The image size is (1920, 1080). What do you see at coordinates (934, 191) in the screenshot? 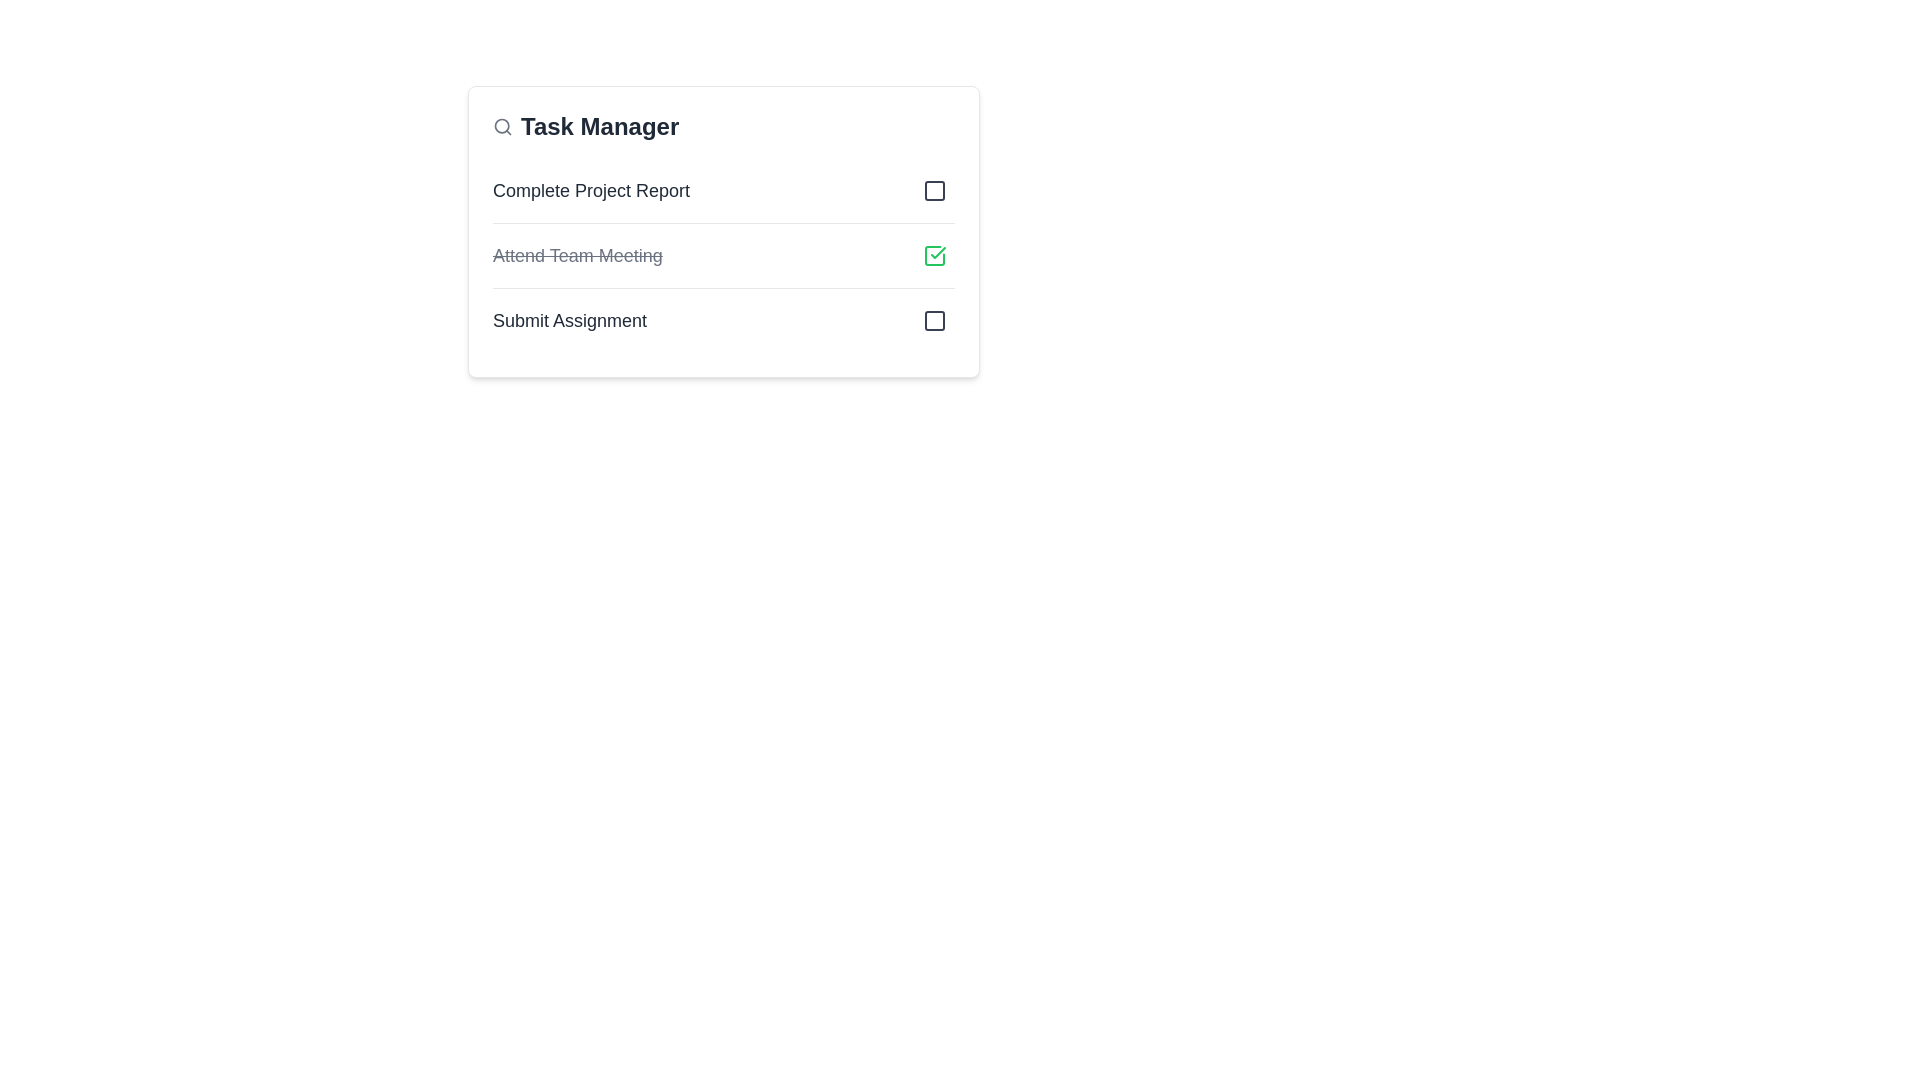
I see `the toggle button for the task 'Complete Project Report' located at the top-right corner of the task item` at bounding box center [934, 191].